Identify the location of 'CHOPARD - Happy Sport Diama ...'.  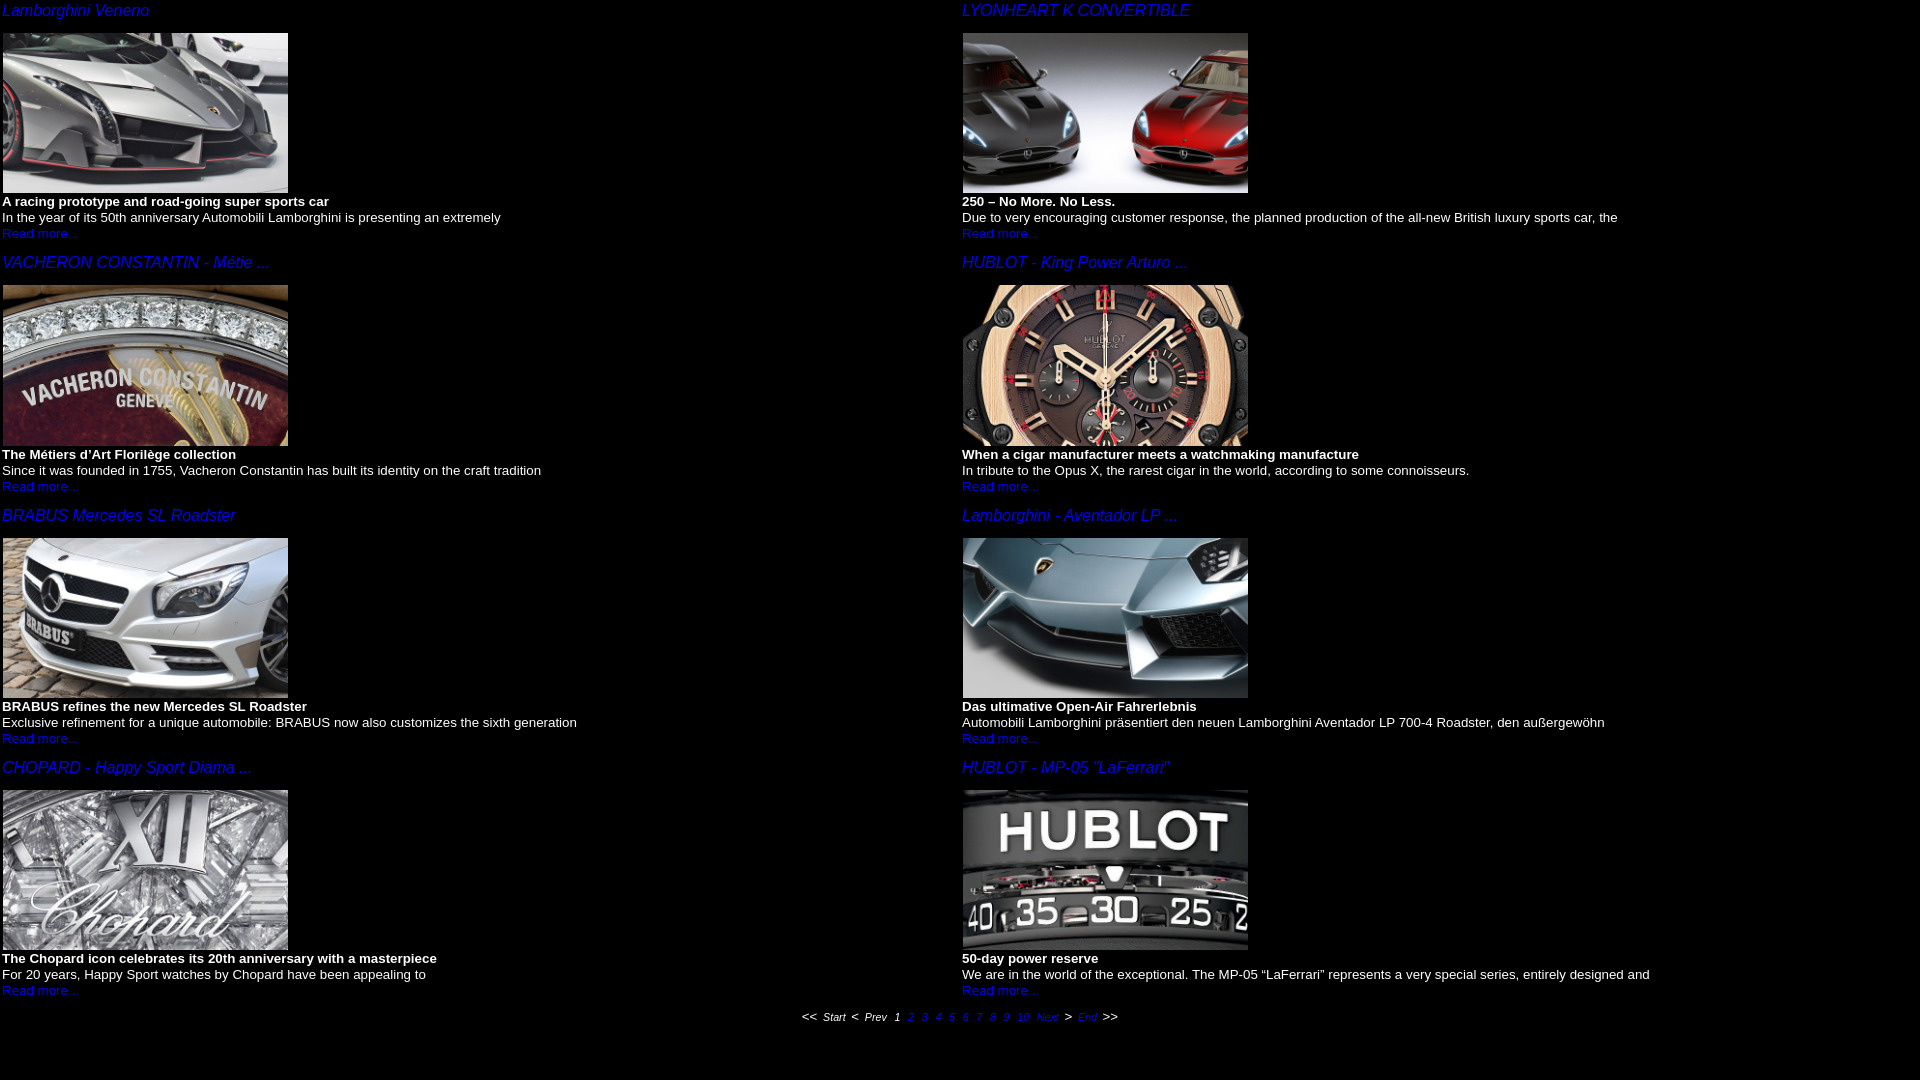
(125, 766).